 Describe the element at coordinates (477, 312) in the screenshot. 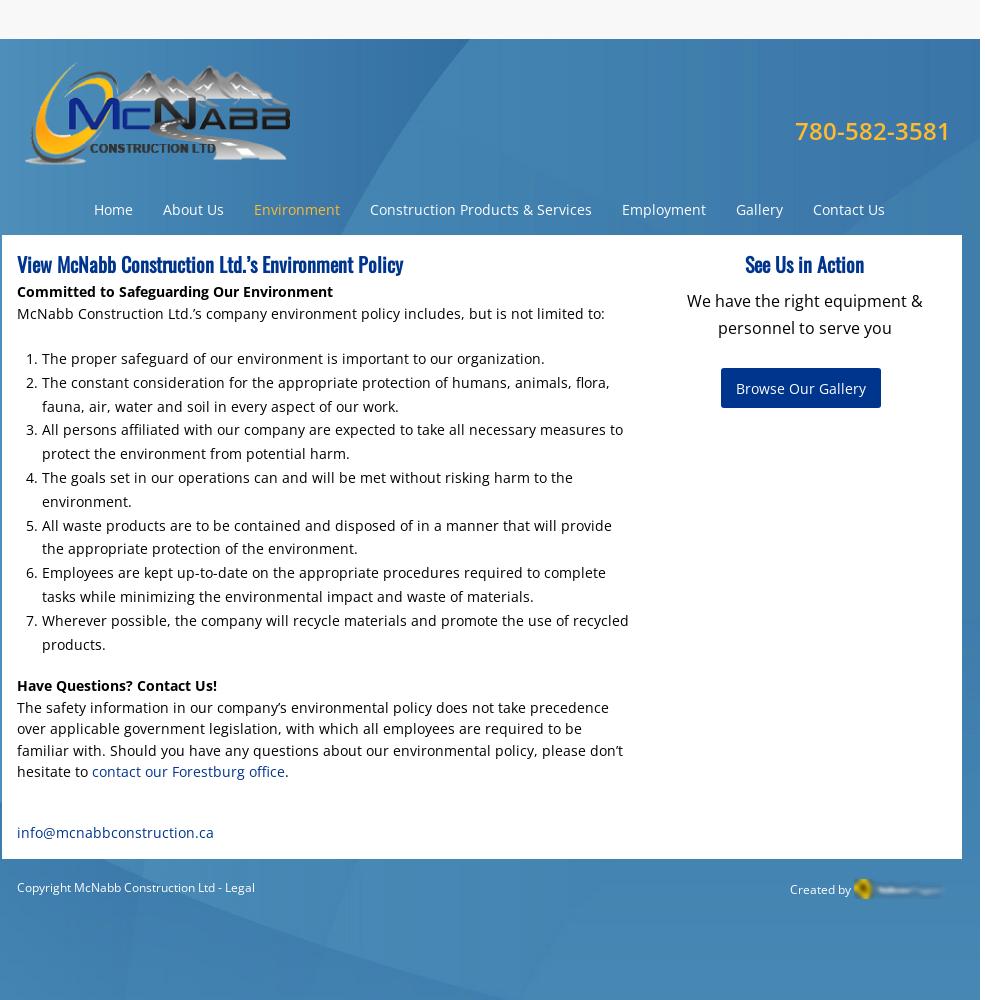

I see `'t policy includes, but is not limited to:'` at that location.